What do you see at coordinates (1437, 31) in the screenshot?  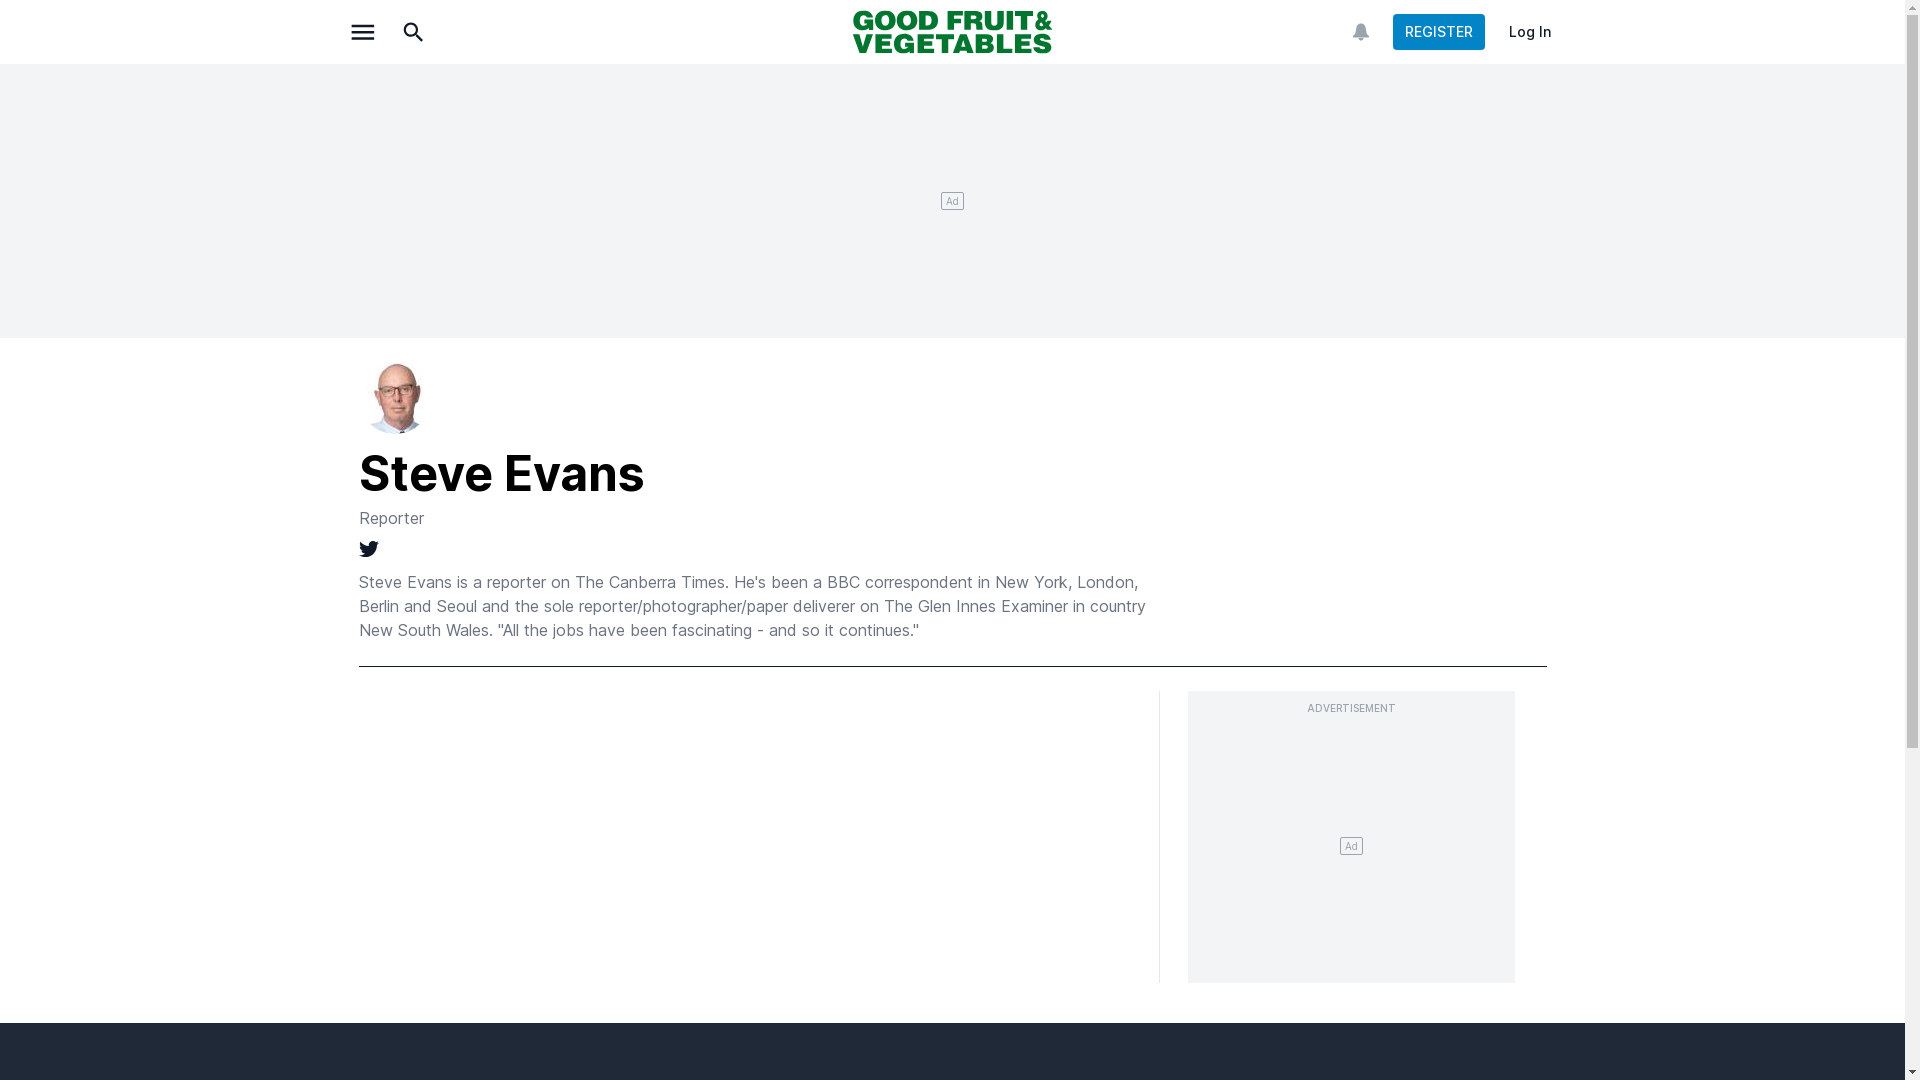 I see `'REGISTER'` at bounding box center [1437, 31].